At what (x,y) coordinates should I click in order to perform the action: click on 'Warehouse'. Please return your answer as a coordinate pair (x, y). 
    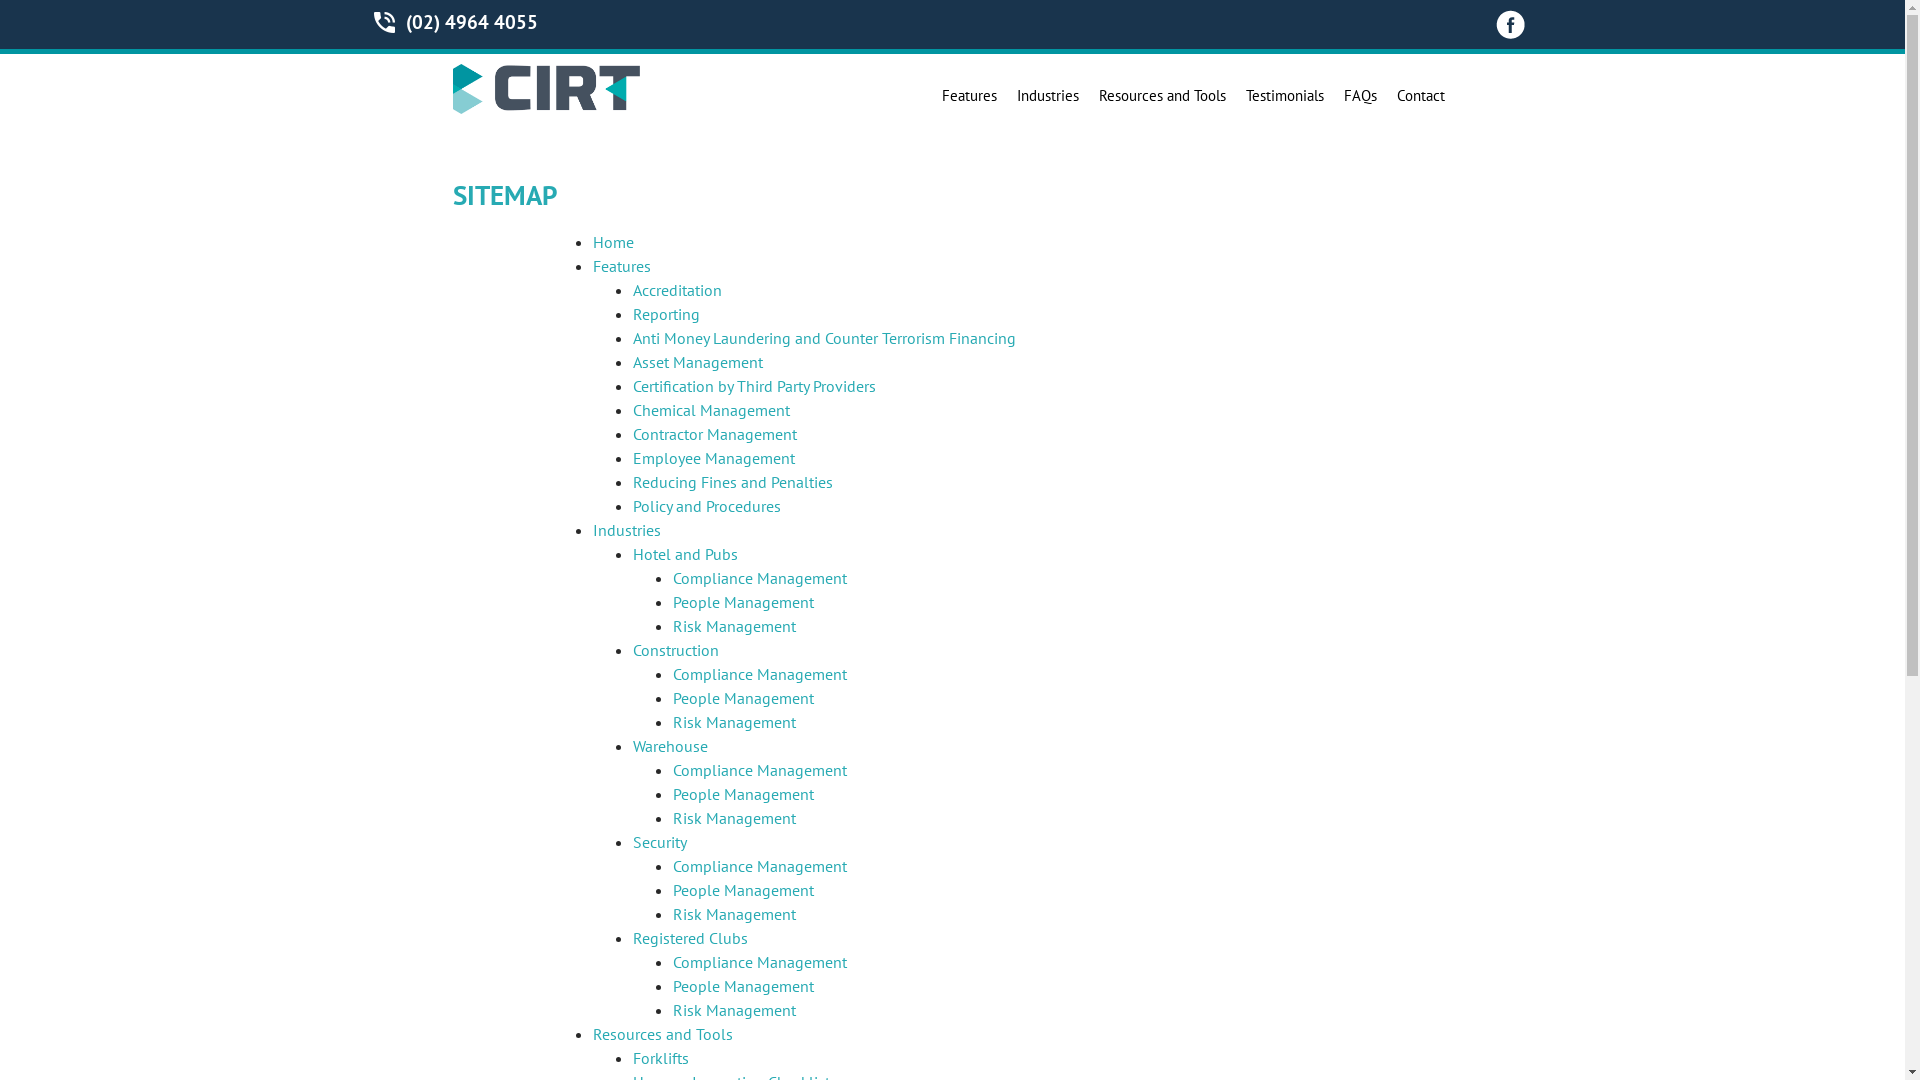
    Looking at the image, I should click on (669, 745).